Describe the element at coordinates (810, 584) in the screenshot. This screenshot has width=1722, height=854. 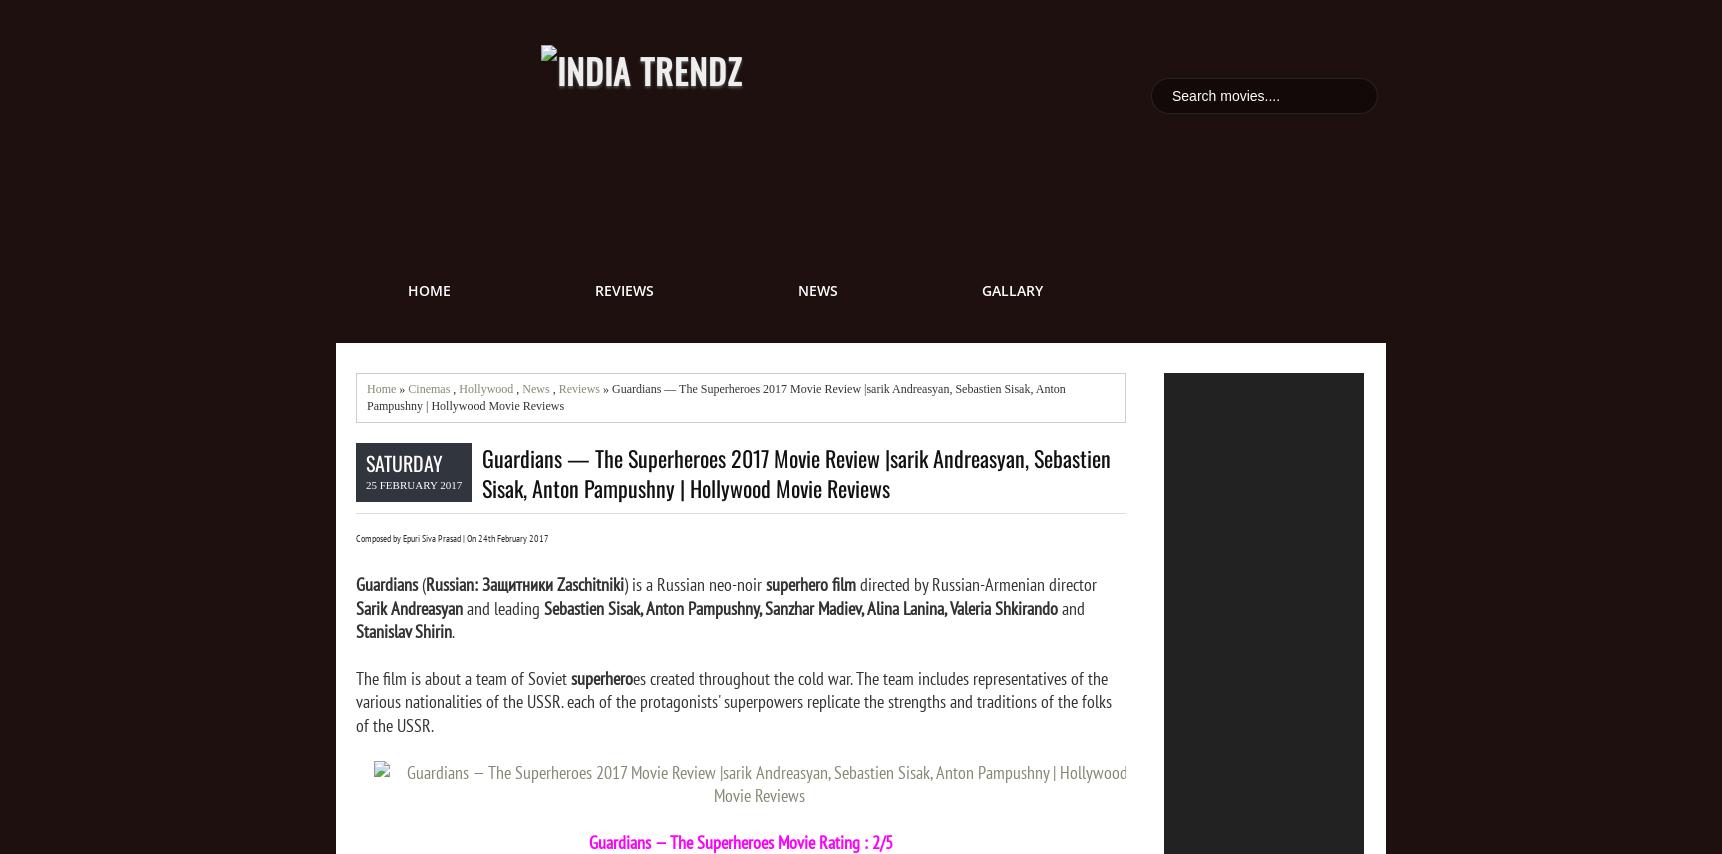
I see `'superhero film'` at that location.